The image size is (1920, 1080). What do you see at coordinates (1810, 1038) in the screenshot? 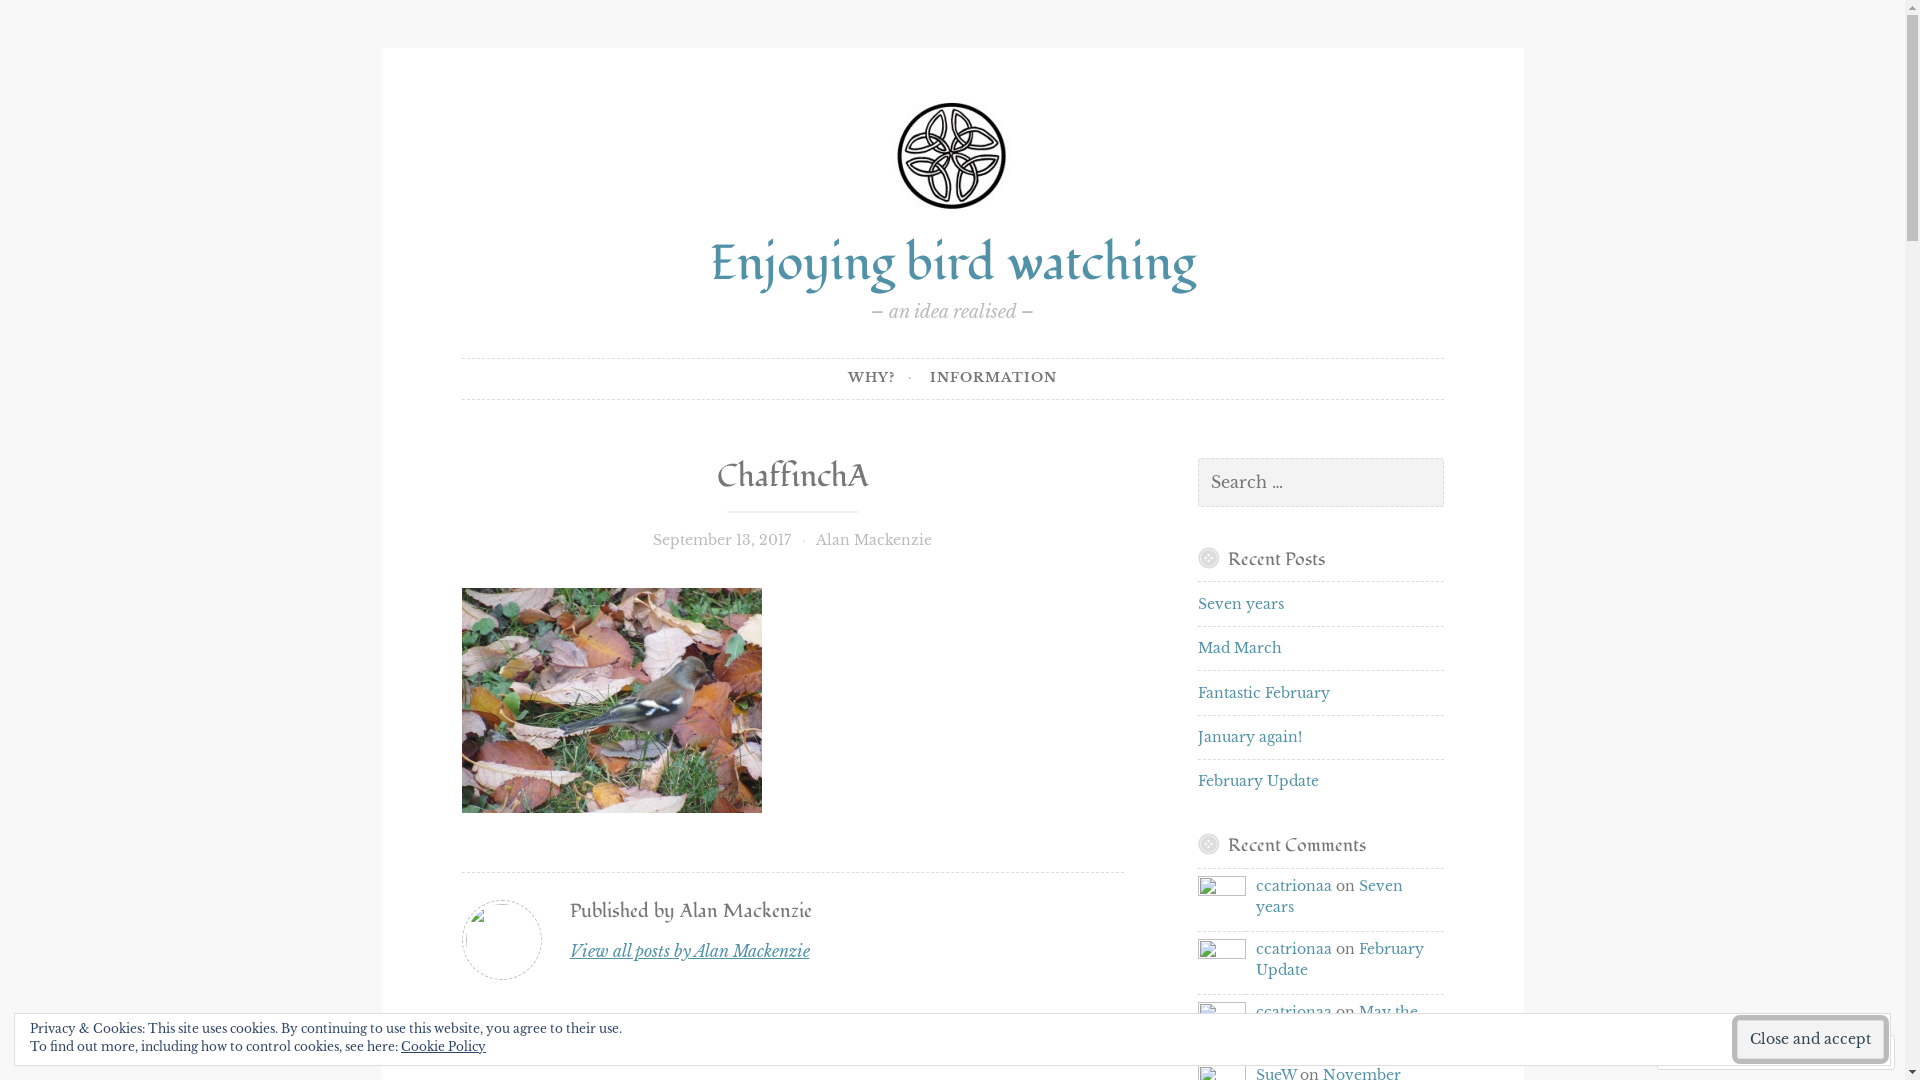
I see `'Close and accept'` at bounding box center [1810, 1038].